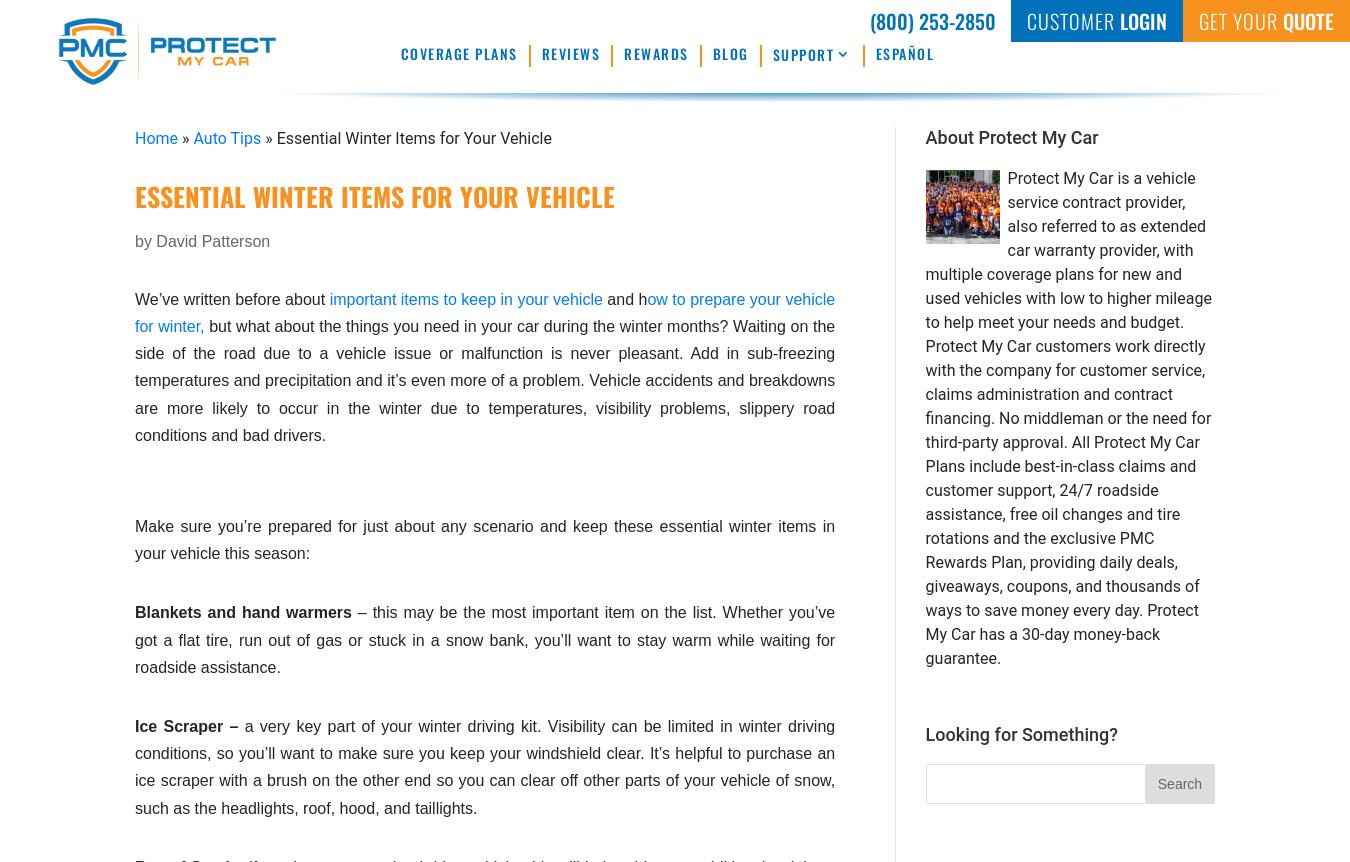 The width and height of the screenshot is (1350, 862). Describe the element at coordinates (484, 766) in the screenshot. I see `'a very key part of your winter driving kit. Visibility can be limited in winter driving conditions, so you’ll want to make sure you keep your windshield clear. It’s helpful to purchase an ice scraper with a brush on the other end so you can clear off other parts of your vehicle of snow, such as the headlights, roof, hood, and taillights.'` at that location.